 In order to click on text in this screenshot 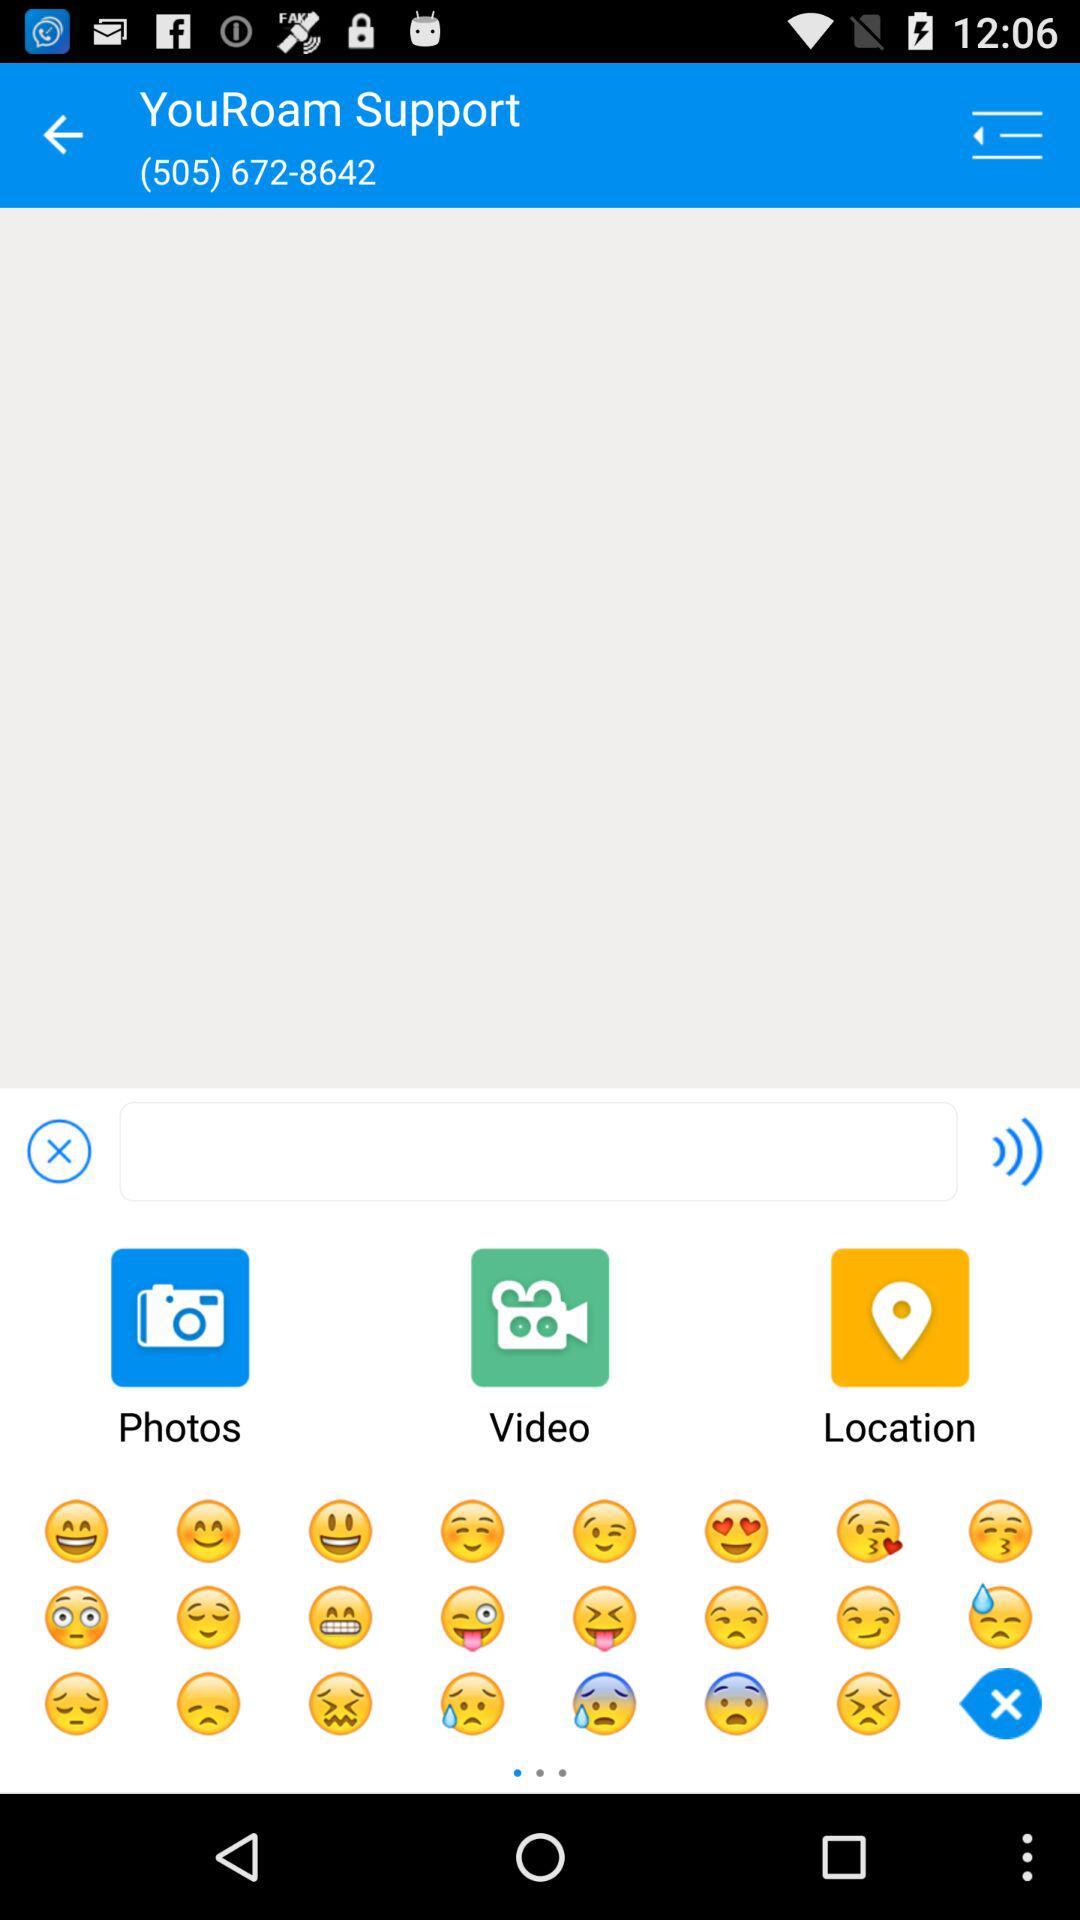, I will do `click(537, 1151)`.